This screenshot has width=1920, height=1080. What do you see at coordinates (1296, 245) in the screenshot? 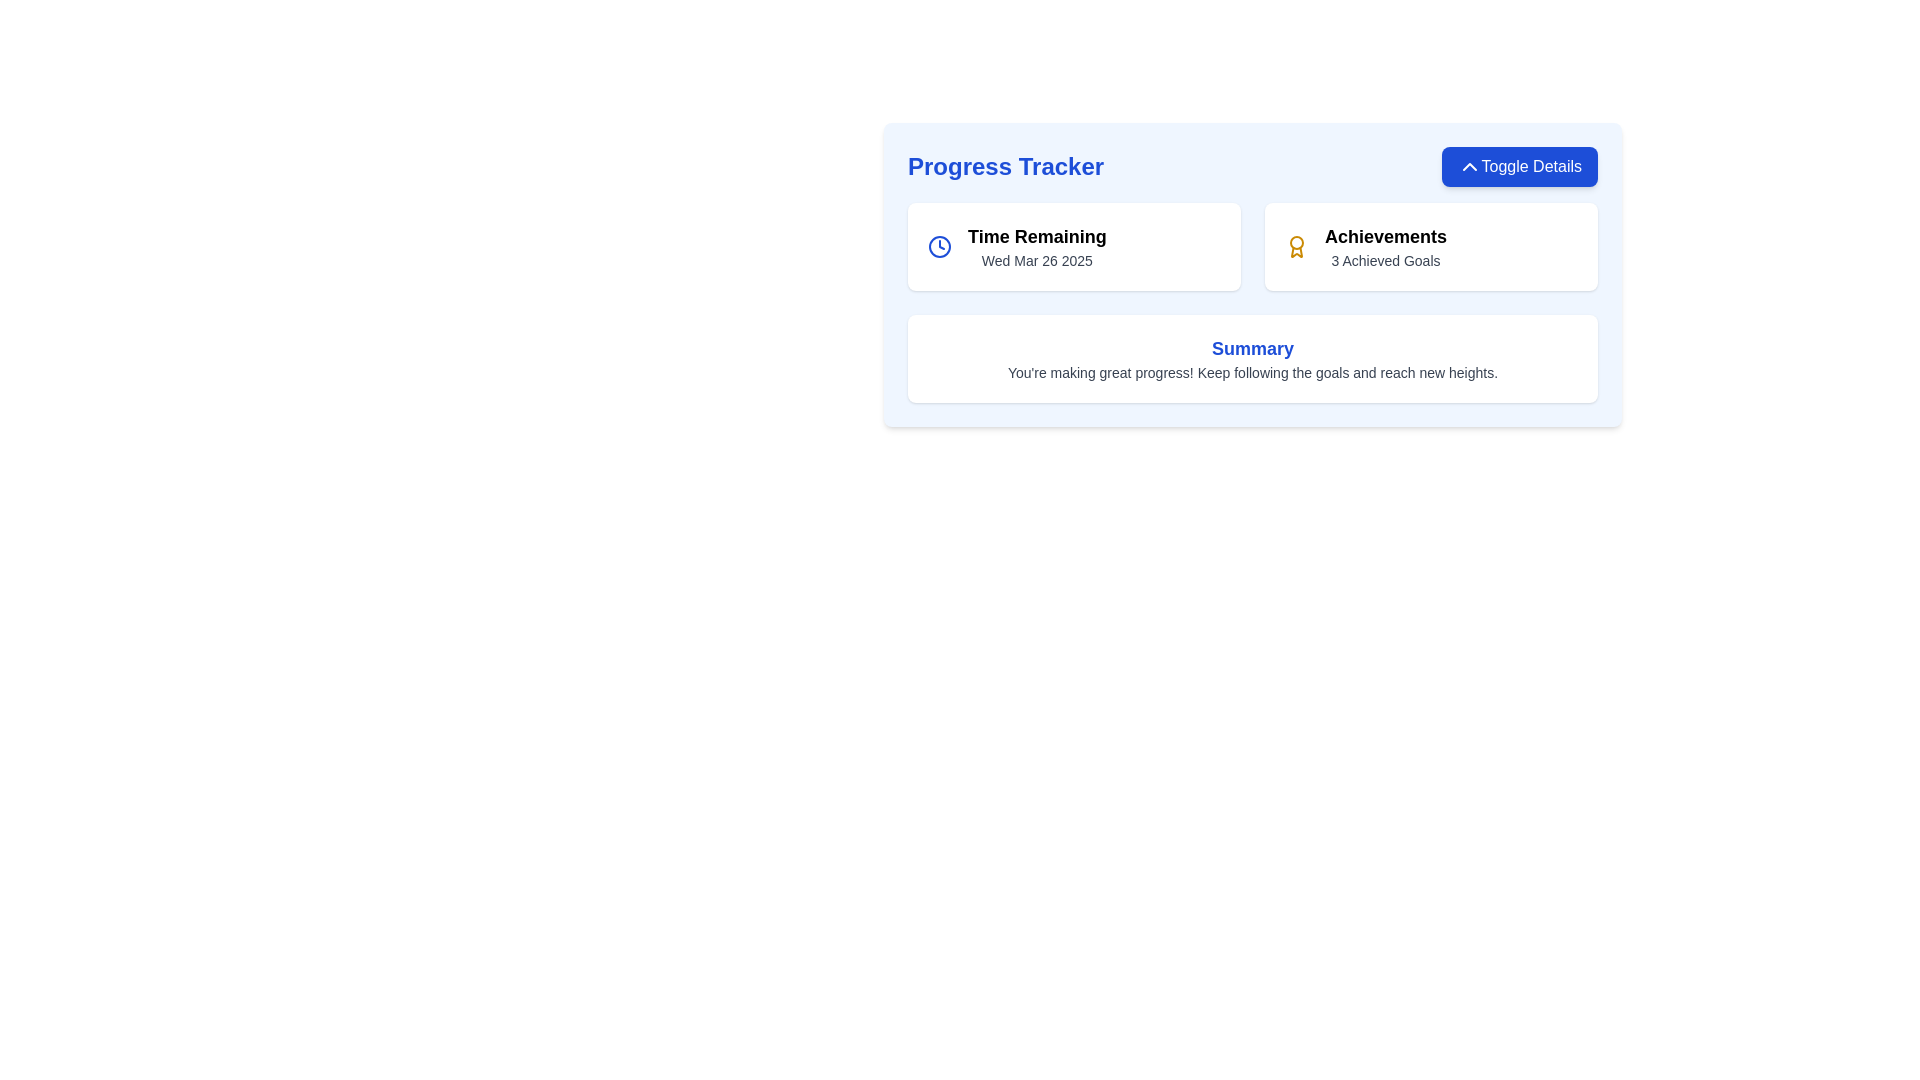
I see `the yellow award icon situated next to the 'Achievements' heading in the white rounded card, which is located before the text '3 Achieved Goals'` at bounding box center [1296, 245].